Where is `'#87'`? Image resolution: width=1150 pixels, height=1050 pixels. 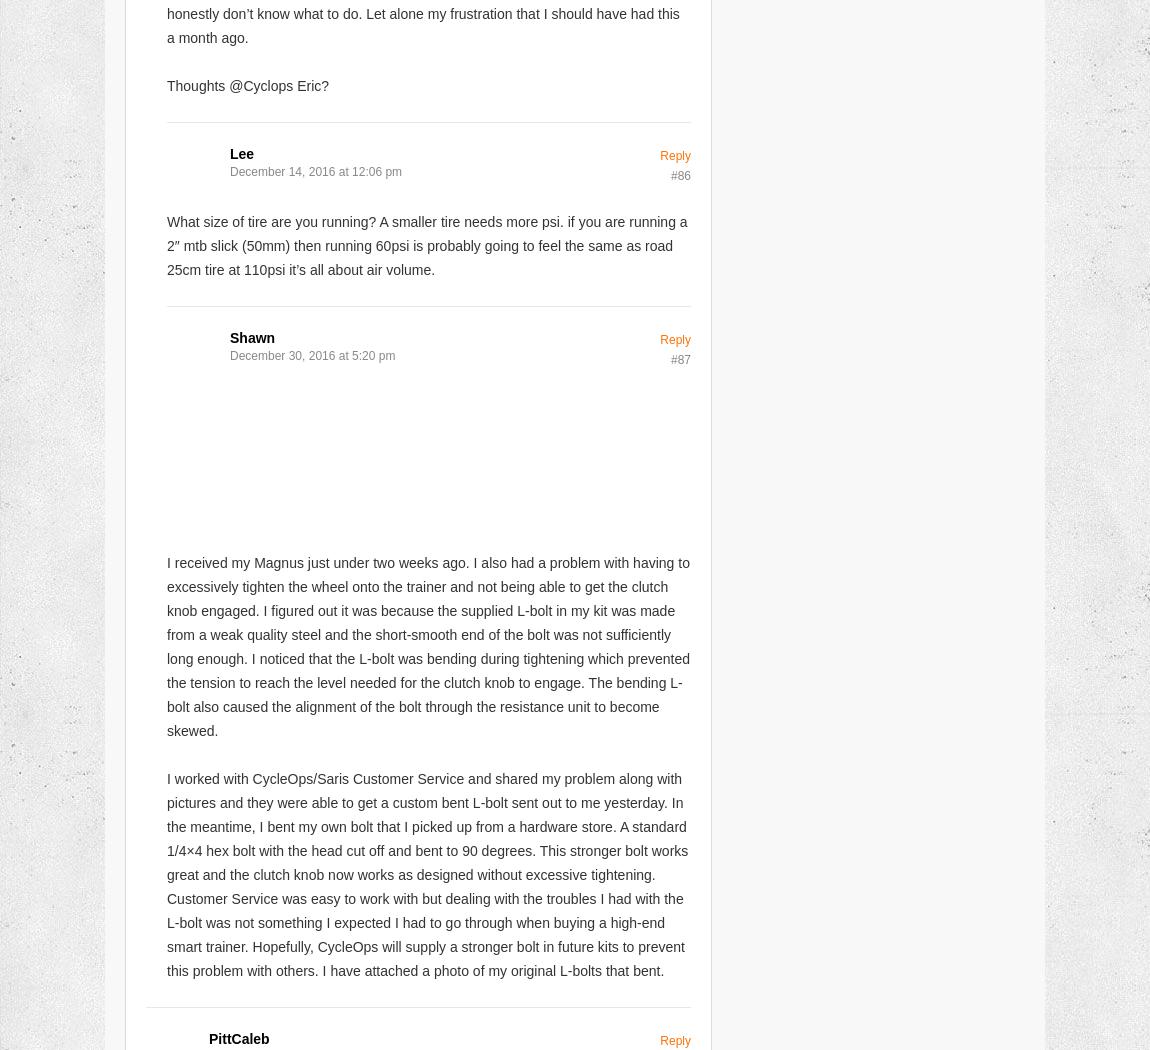
'#87' is located at coordinates (679, 357).